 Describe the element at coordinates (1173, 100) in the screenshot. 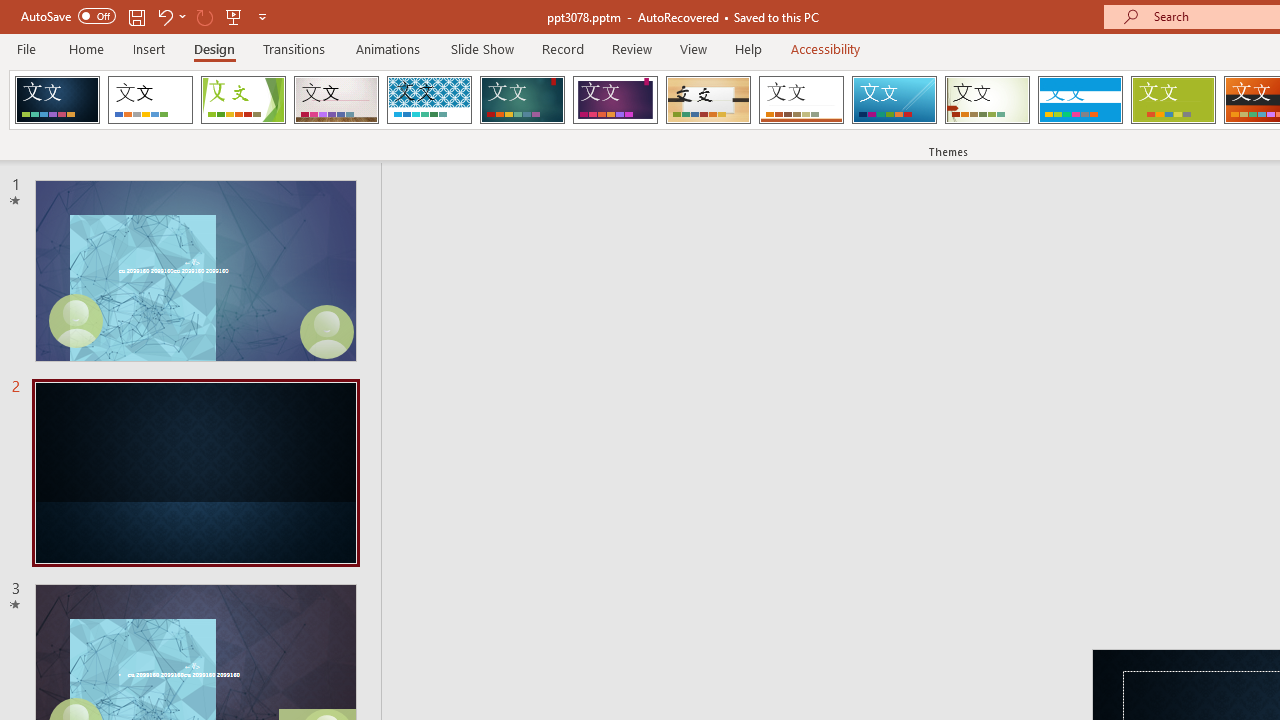

I see `'Basis'` at that location.